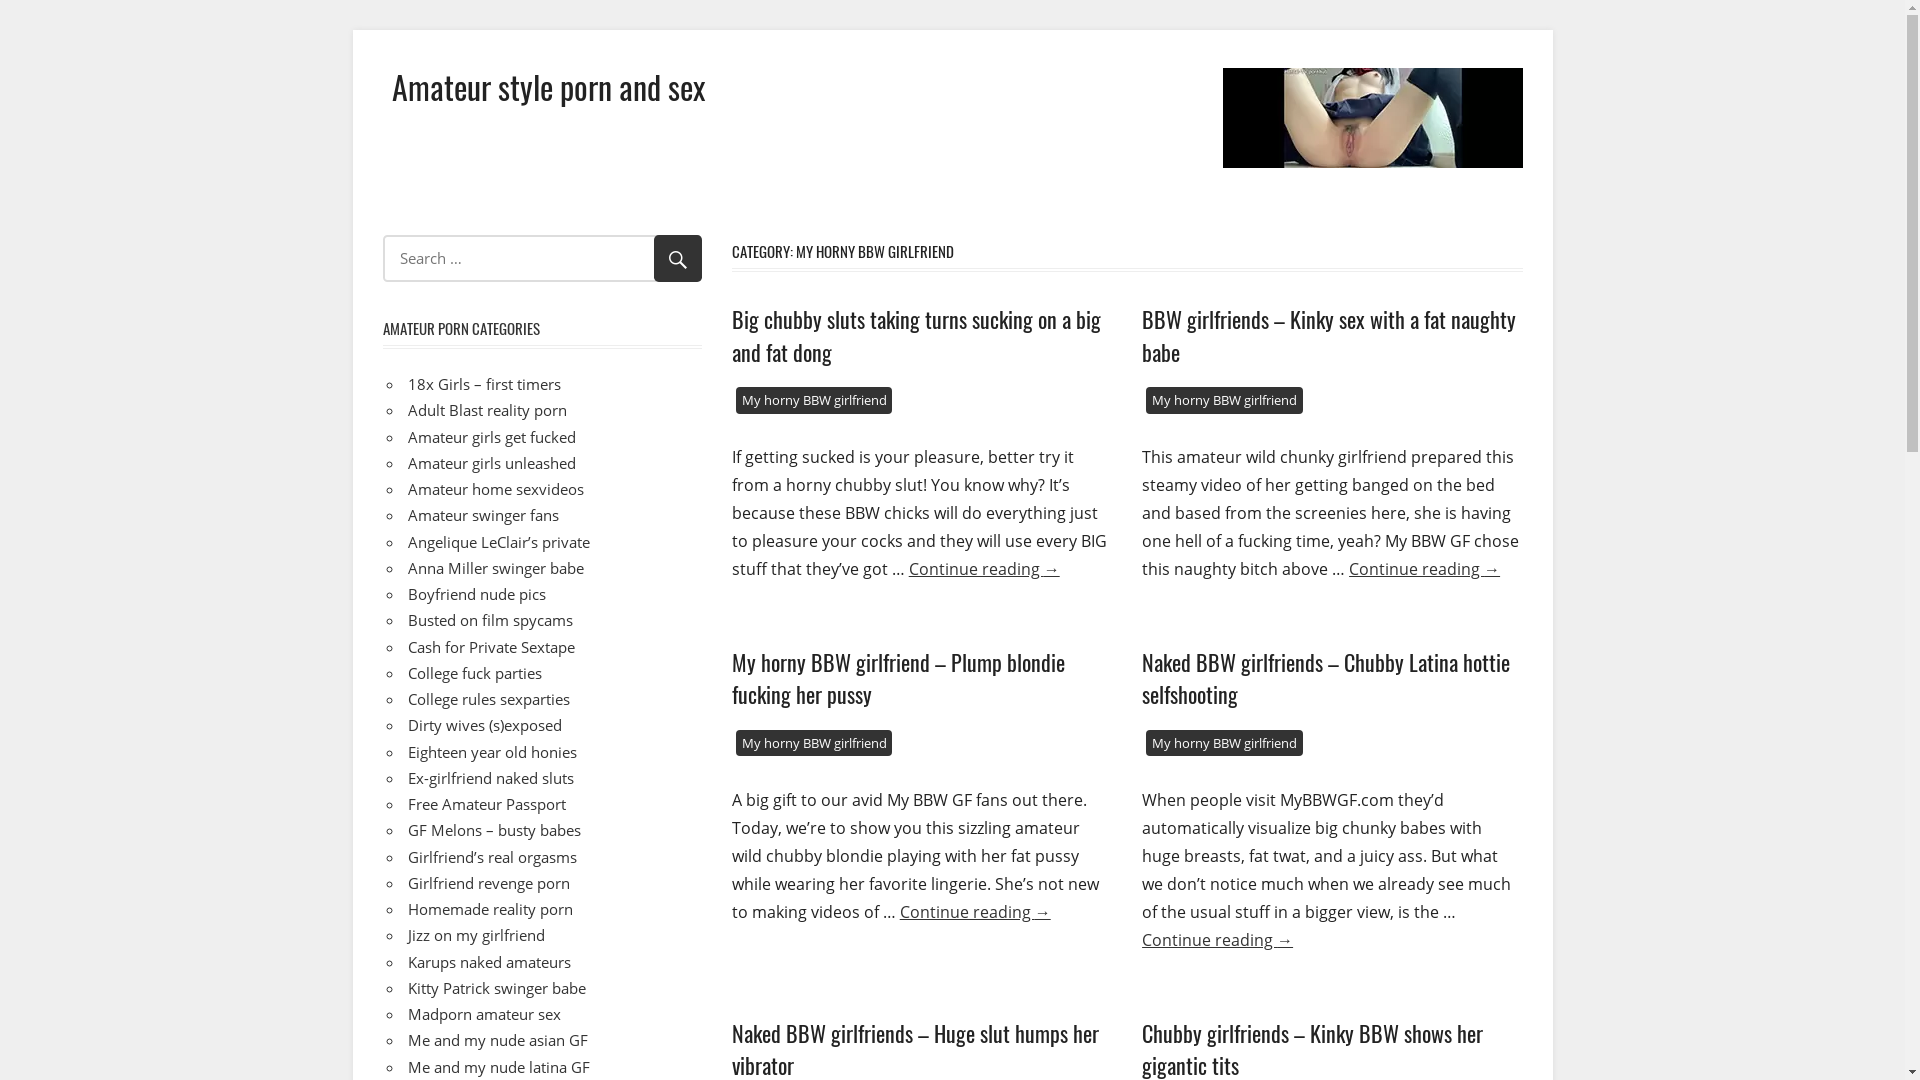  I want to click on 'Amateur girls get fucked', so click(491, 434).